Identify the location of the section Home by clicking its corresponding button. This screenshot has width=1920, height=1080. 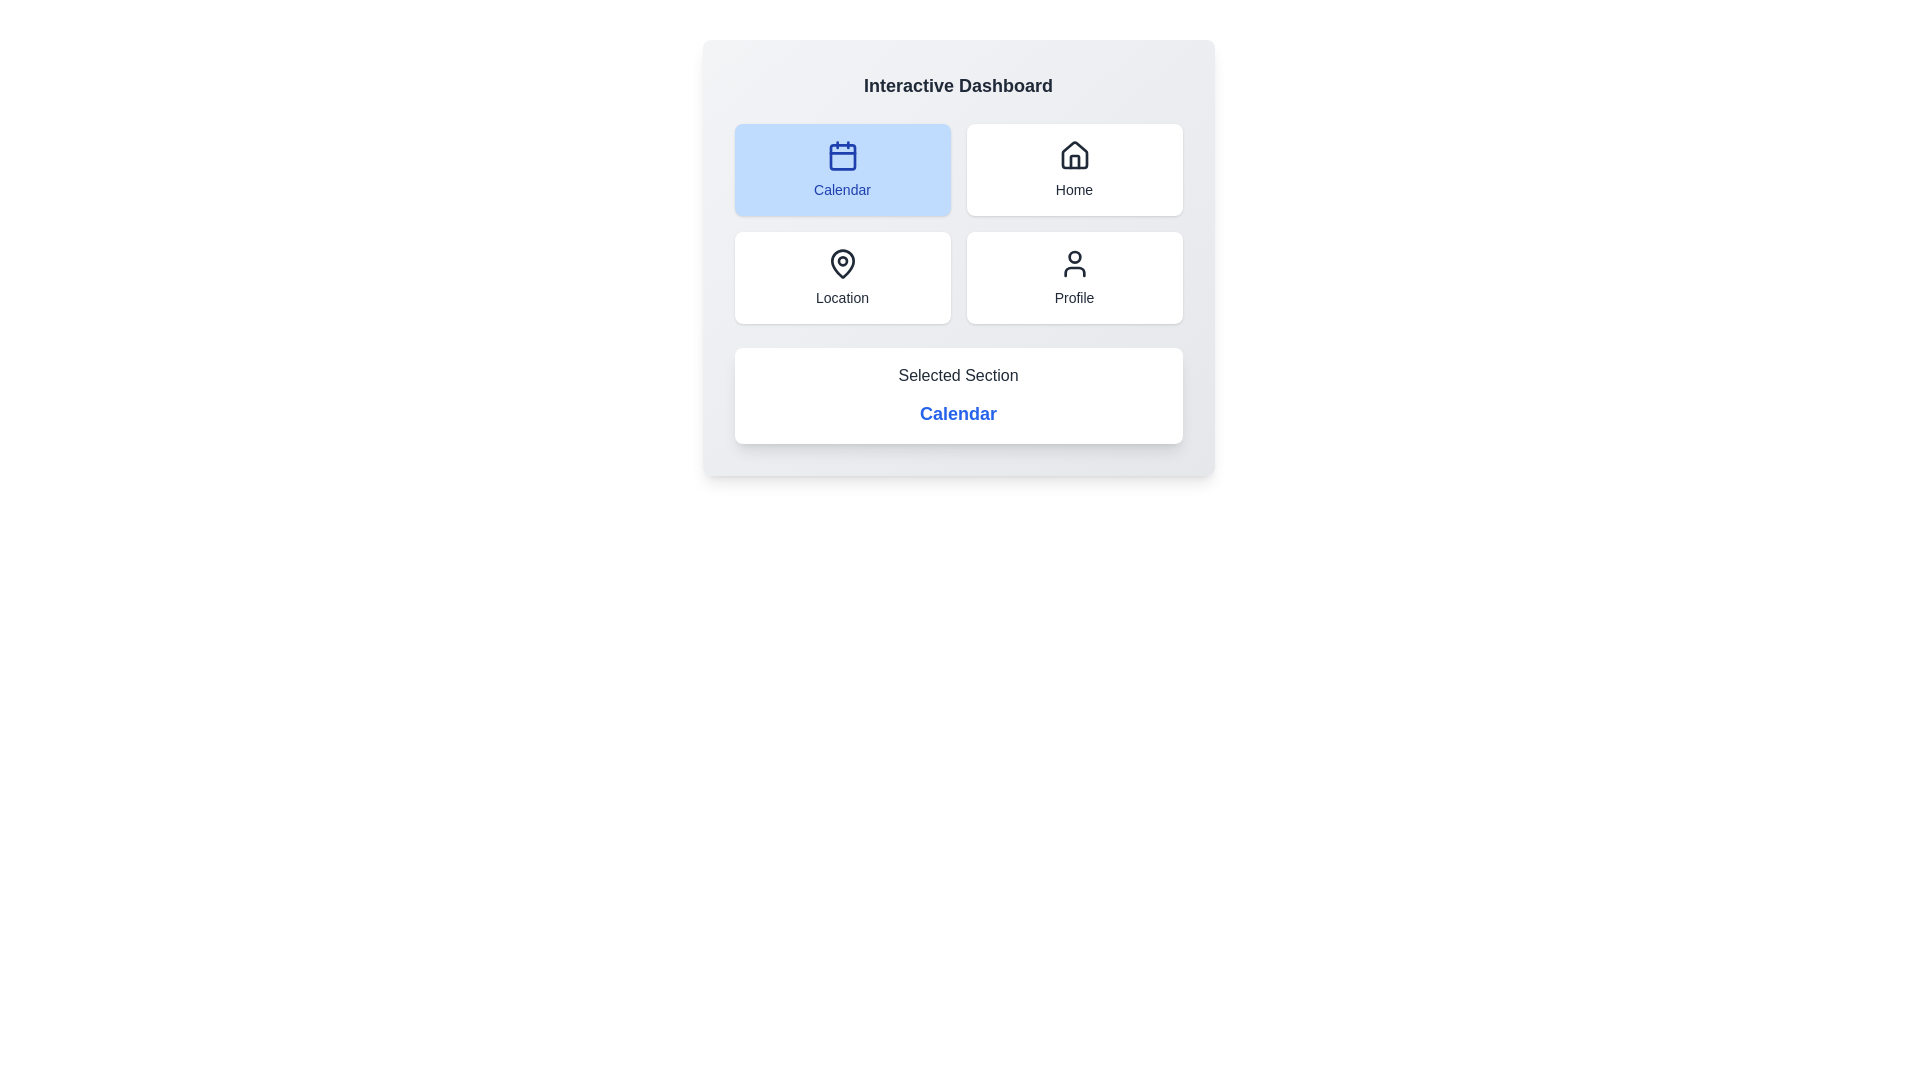
(1073, 168).